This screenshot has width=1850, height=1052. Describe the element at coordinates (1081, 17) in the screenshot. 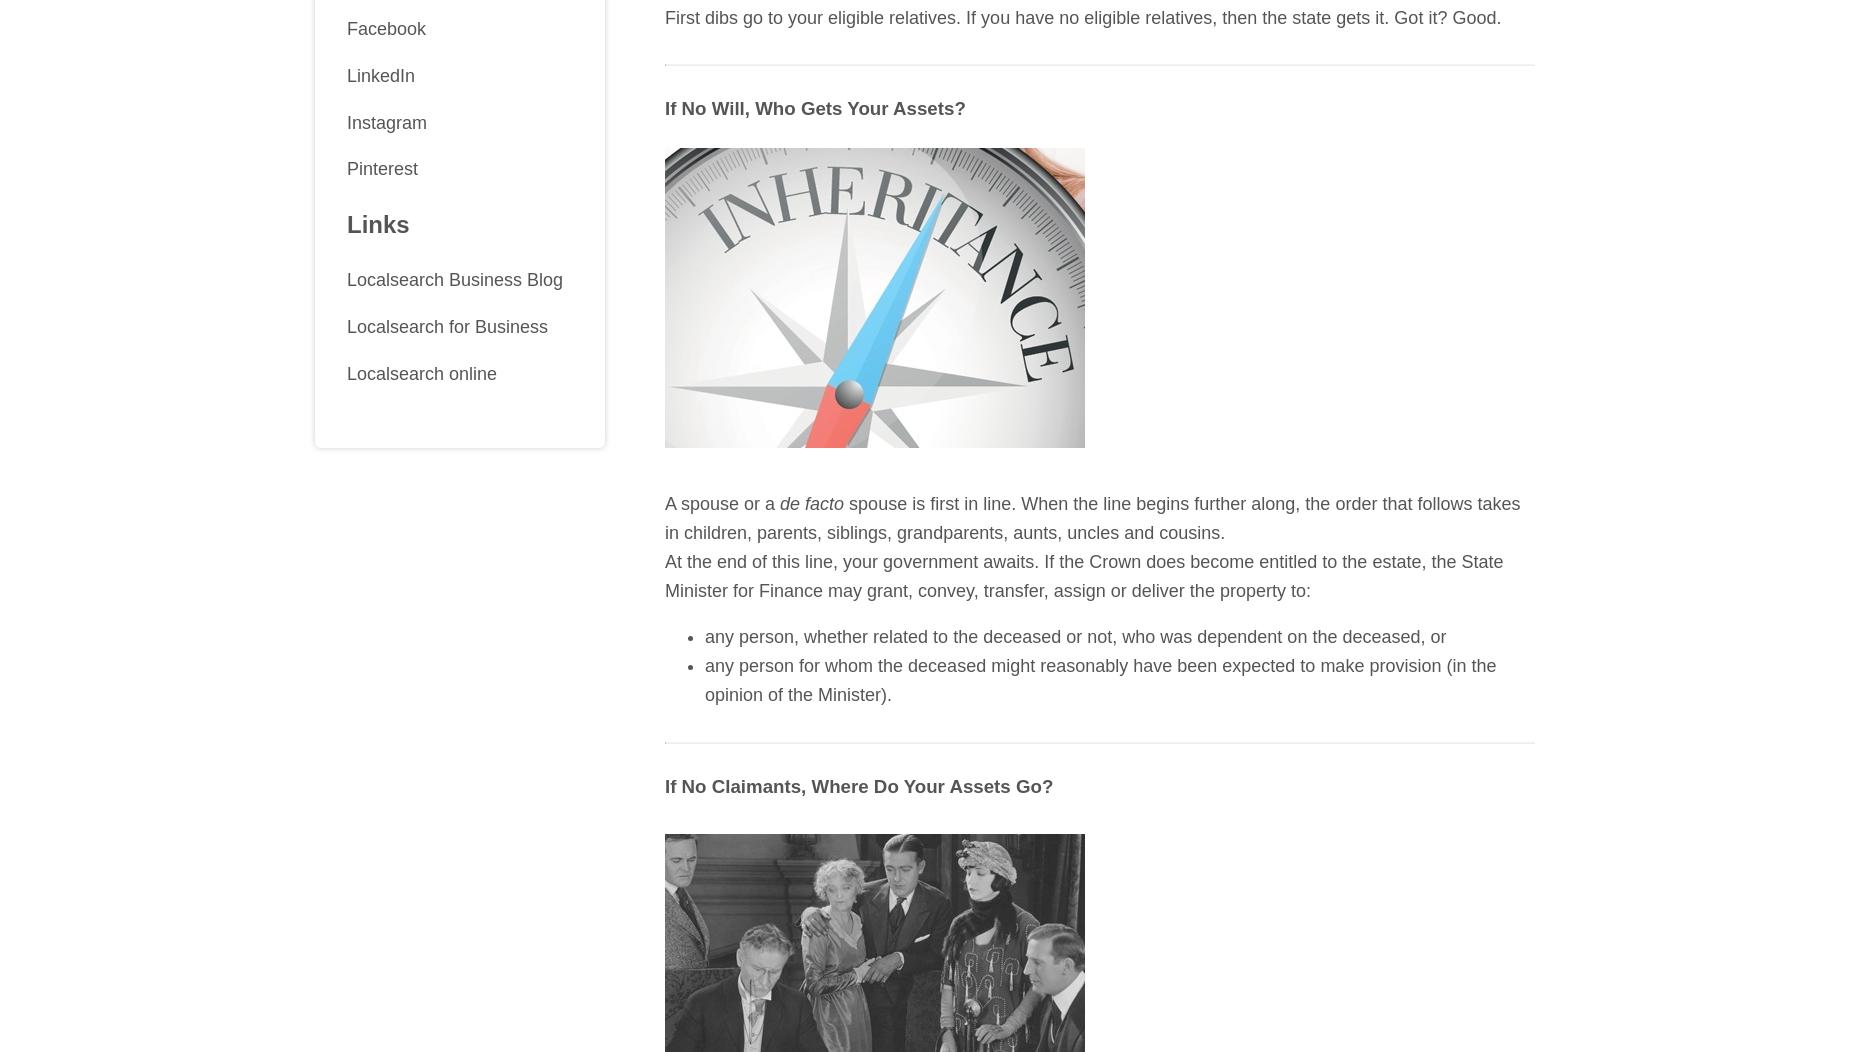

I see `'First dibs go to your eligible relatives. If you have no eligible relatives, then the state gets it. Got it? Good.'` at that location.